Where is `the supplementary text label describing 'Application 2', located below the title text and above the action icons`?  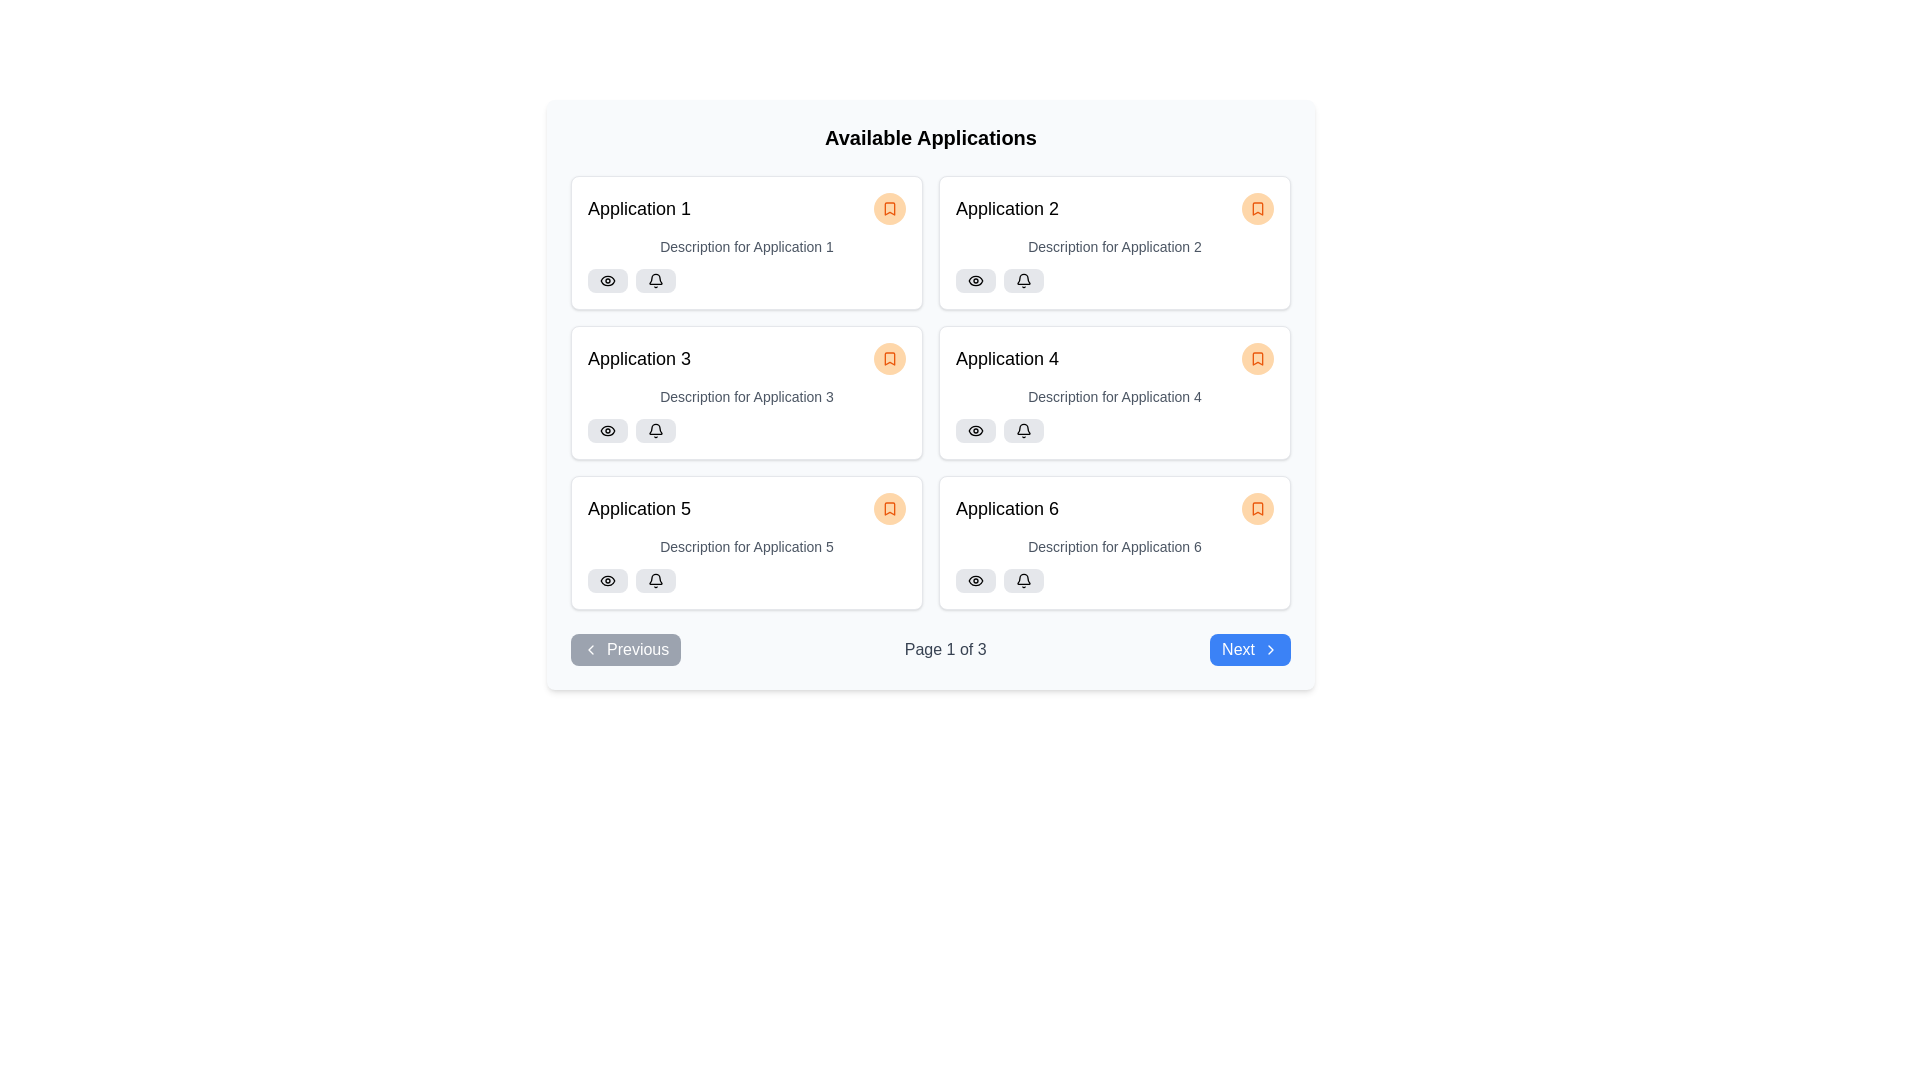
the supplementary text label describing 'Application 2', located below the title text and above the action icons is located at coordinates (1113, 245).